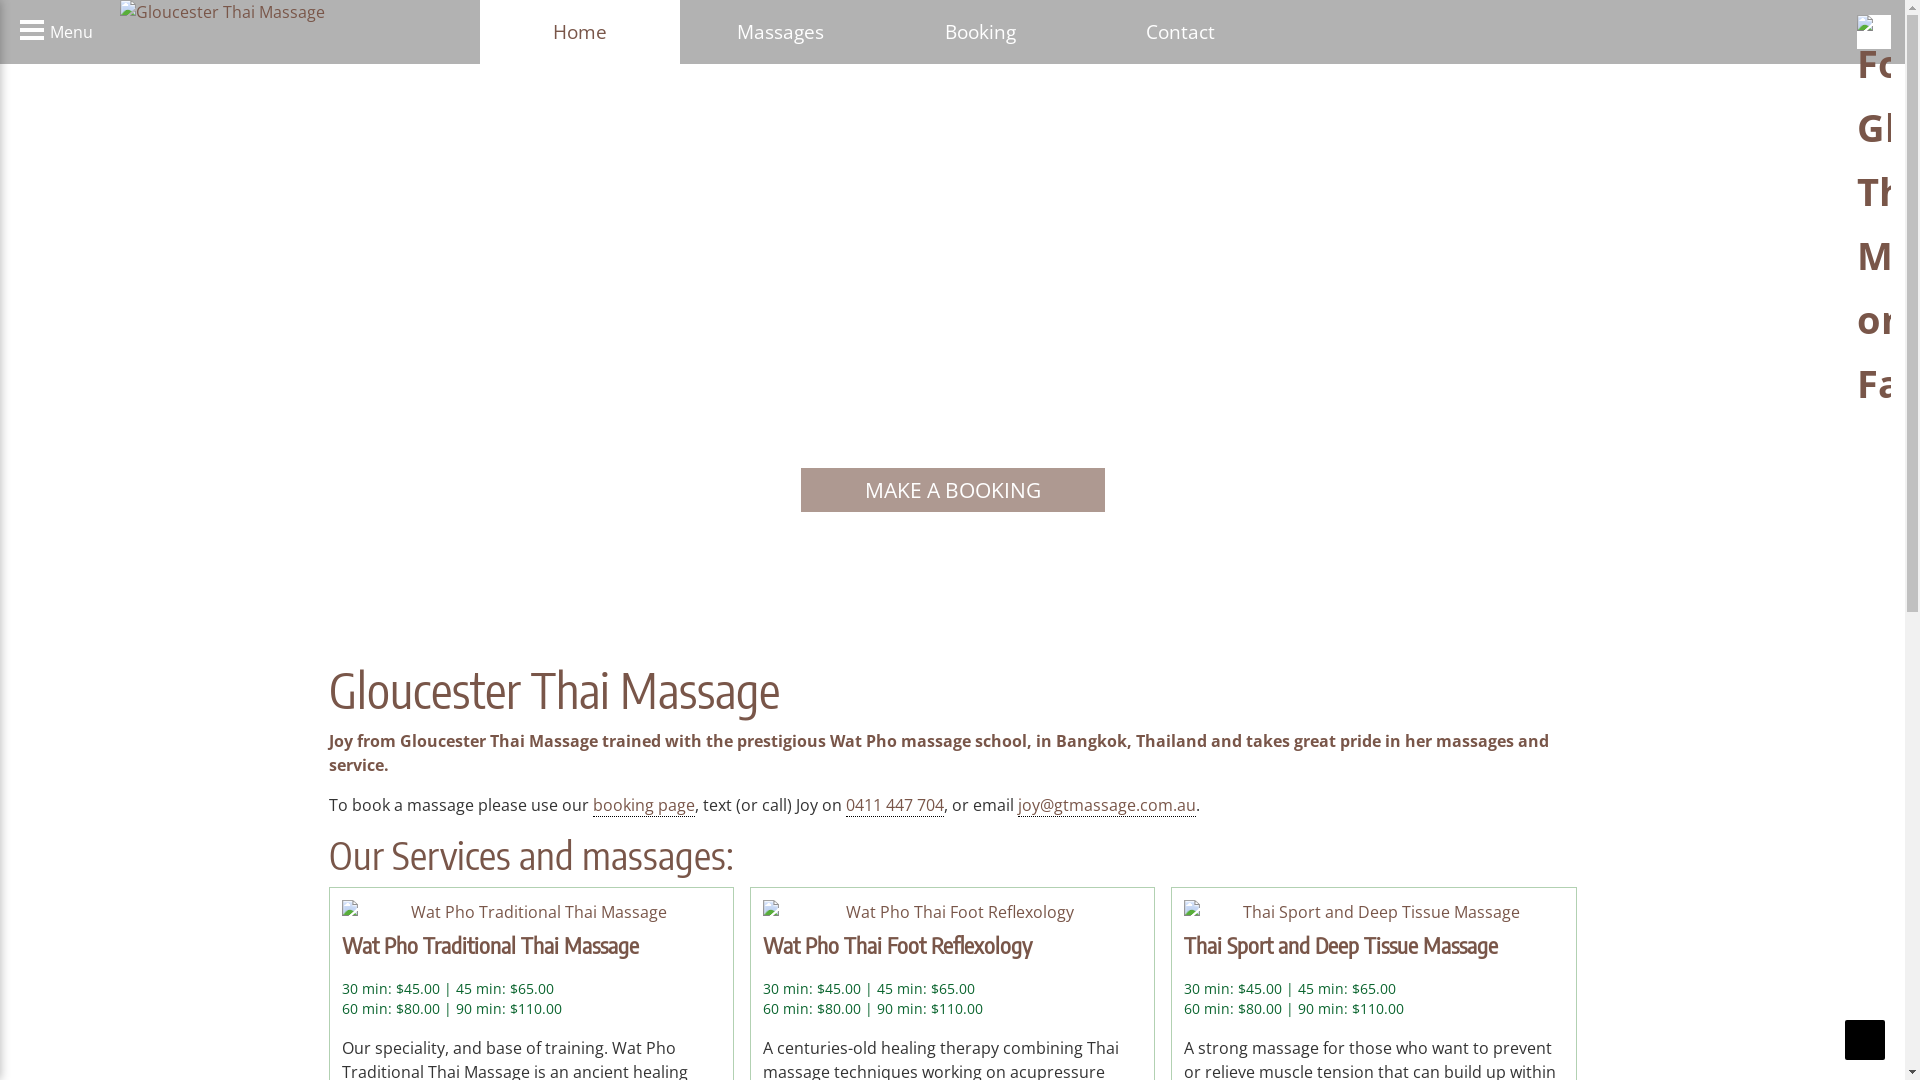 This screenshot has width=1920, height=1080. I want to click on 'Thai Sport and Deep Tissue Massage', so click(1340, 945).